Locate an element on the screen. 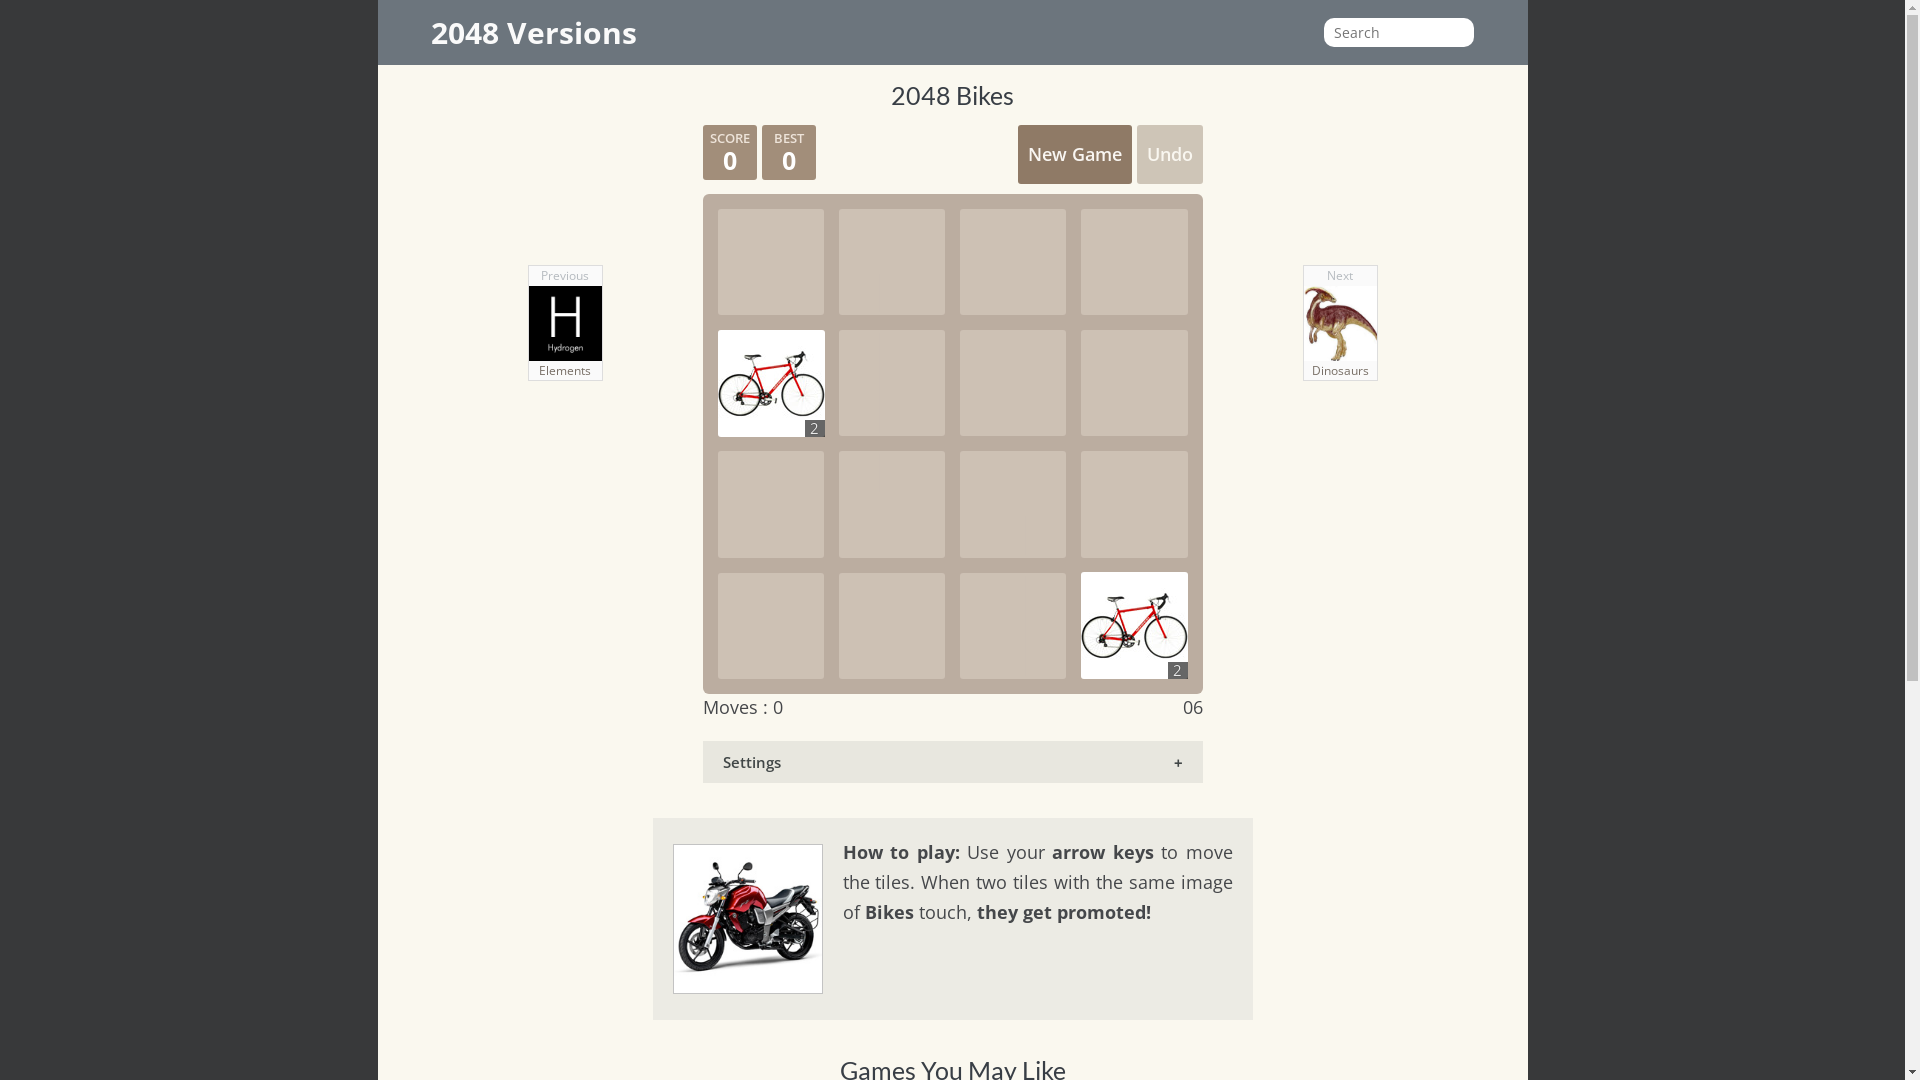  'Undo' is located at coordinates (1169, 153).